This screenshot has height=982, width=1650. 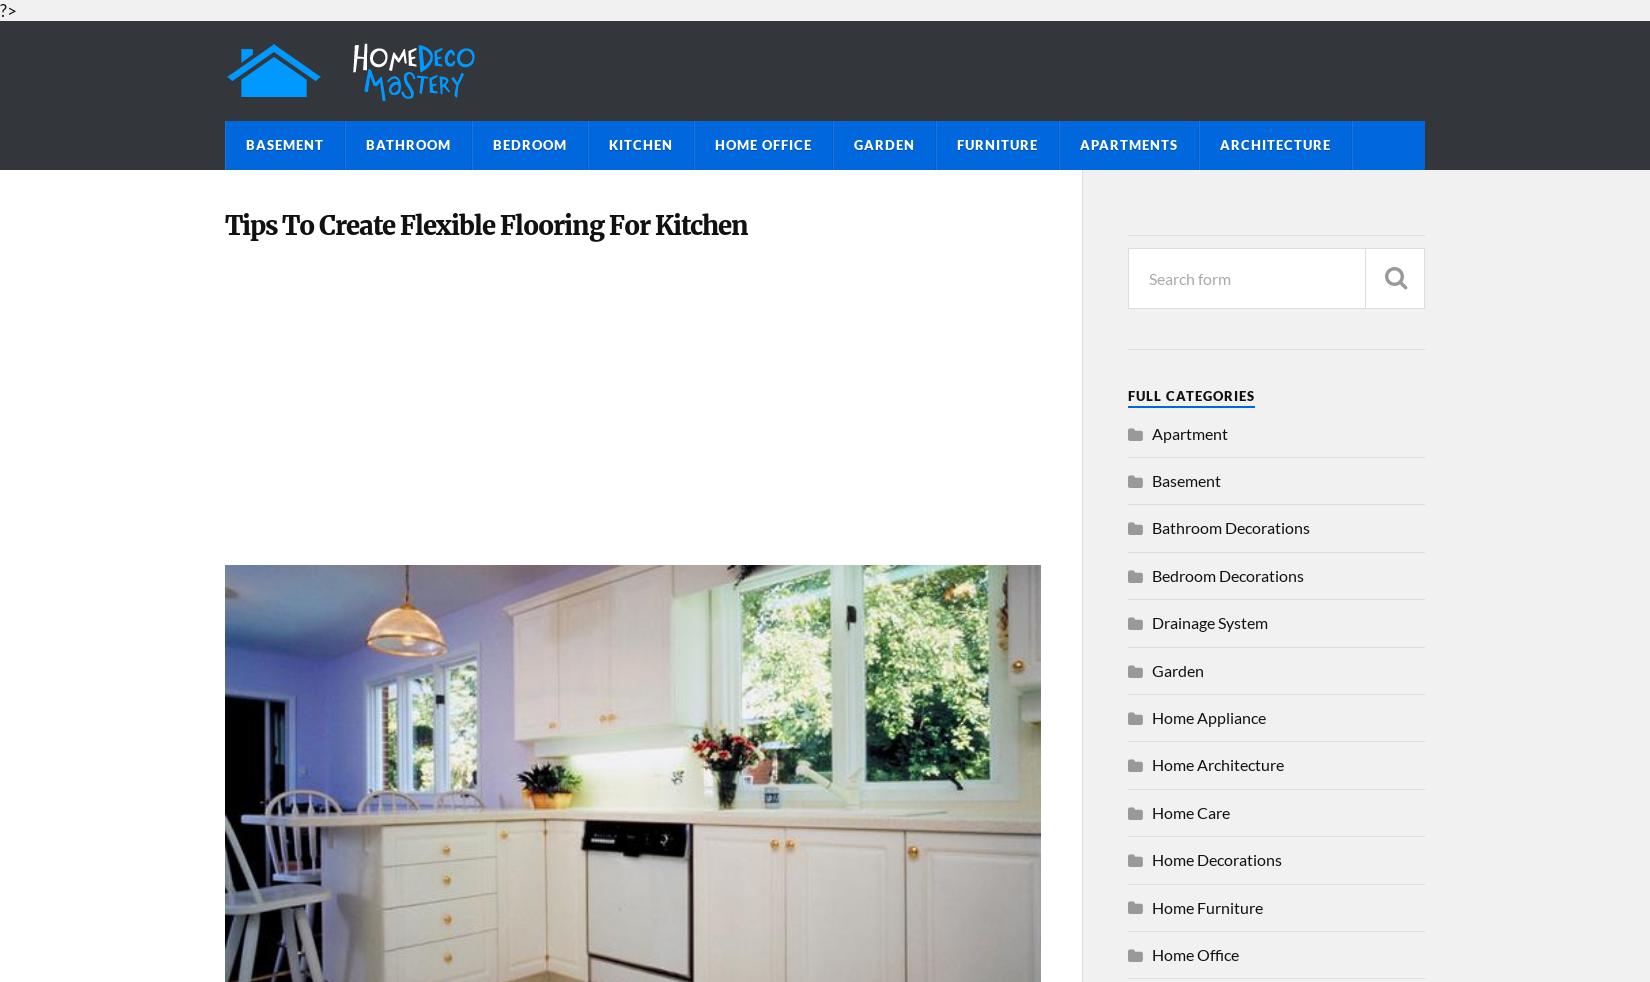 What do you see at coordinates (1186, 479) in the screenshot?
I see `'Basement'` at bounding box center [1186, 479].